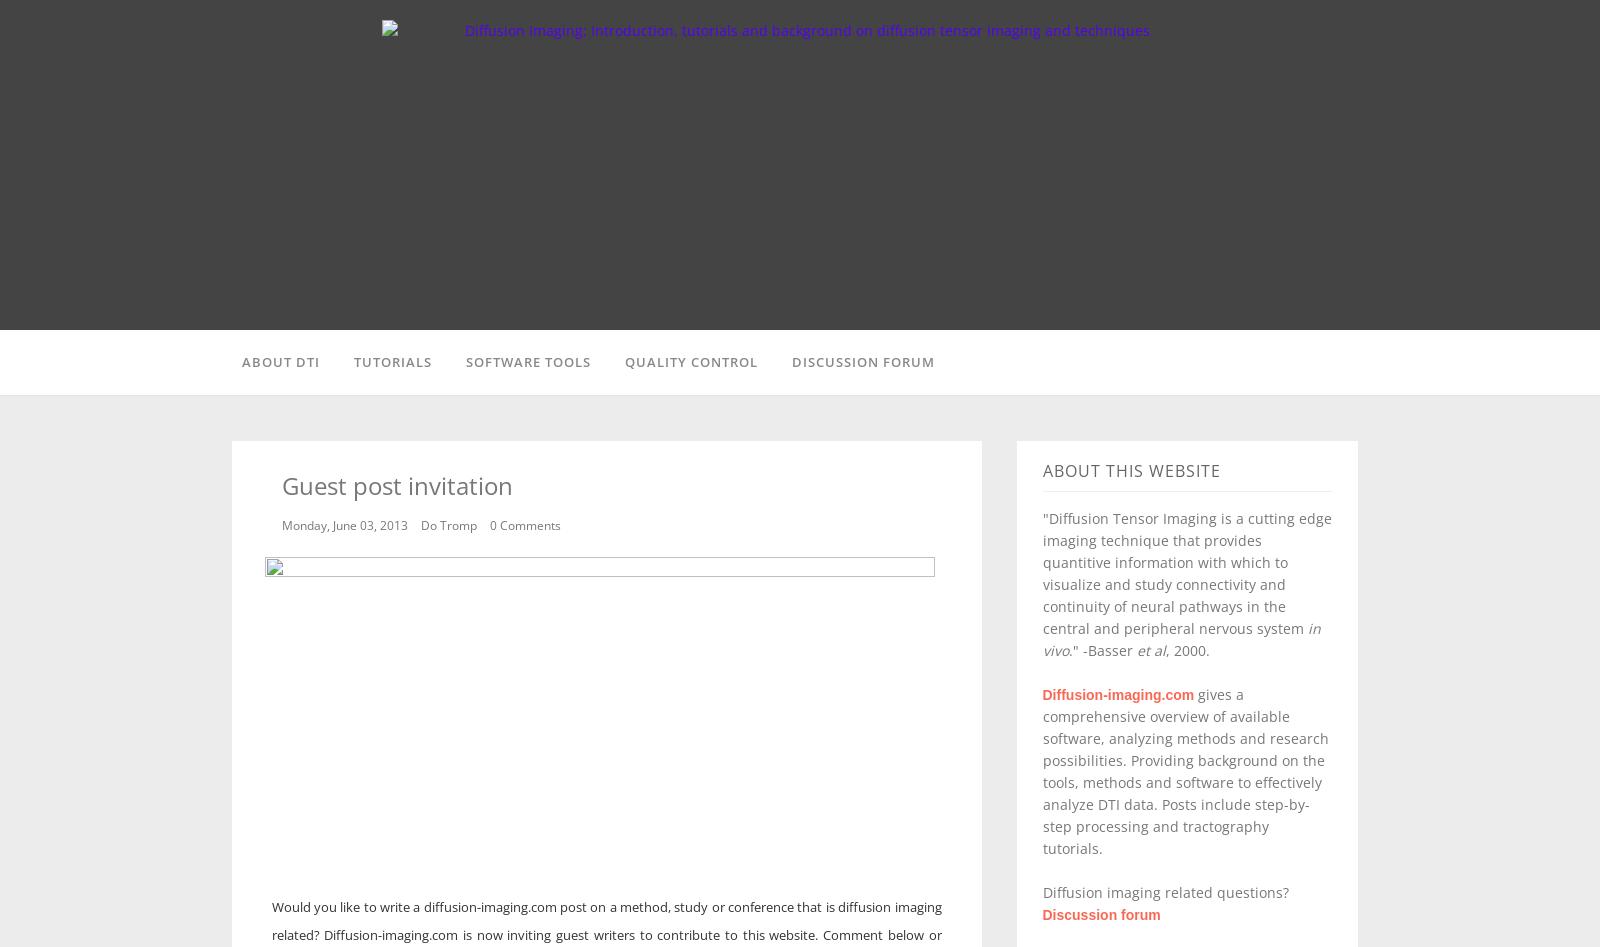 This screenshot has height=947, width=1600. What do you see at coordinates (280, 524) in the screenshot?
I see `'Monday, June 03, 2013'` at bounding box center [280, 524].